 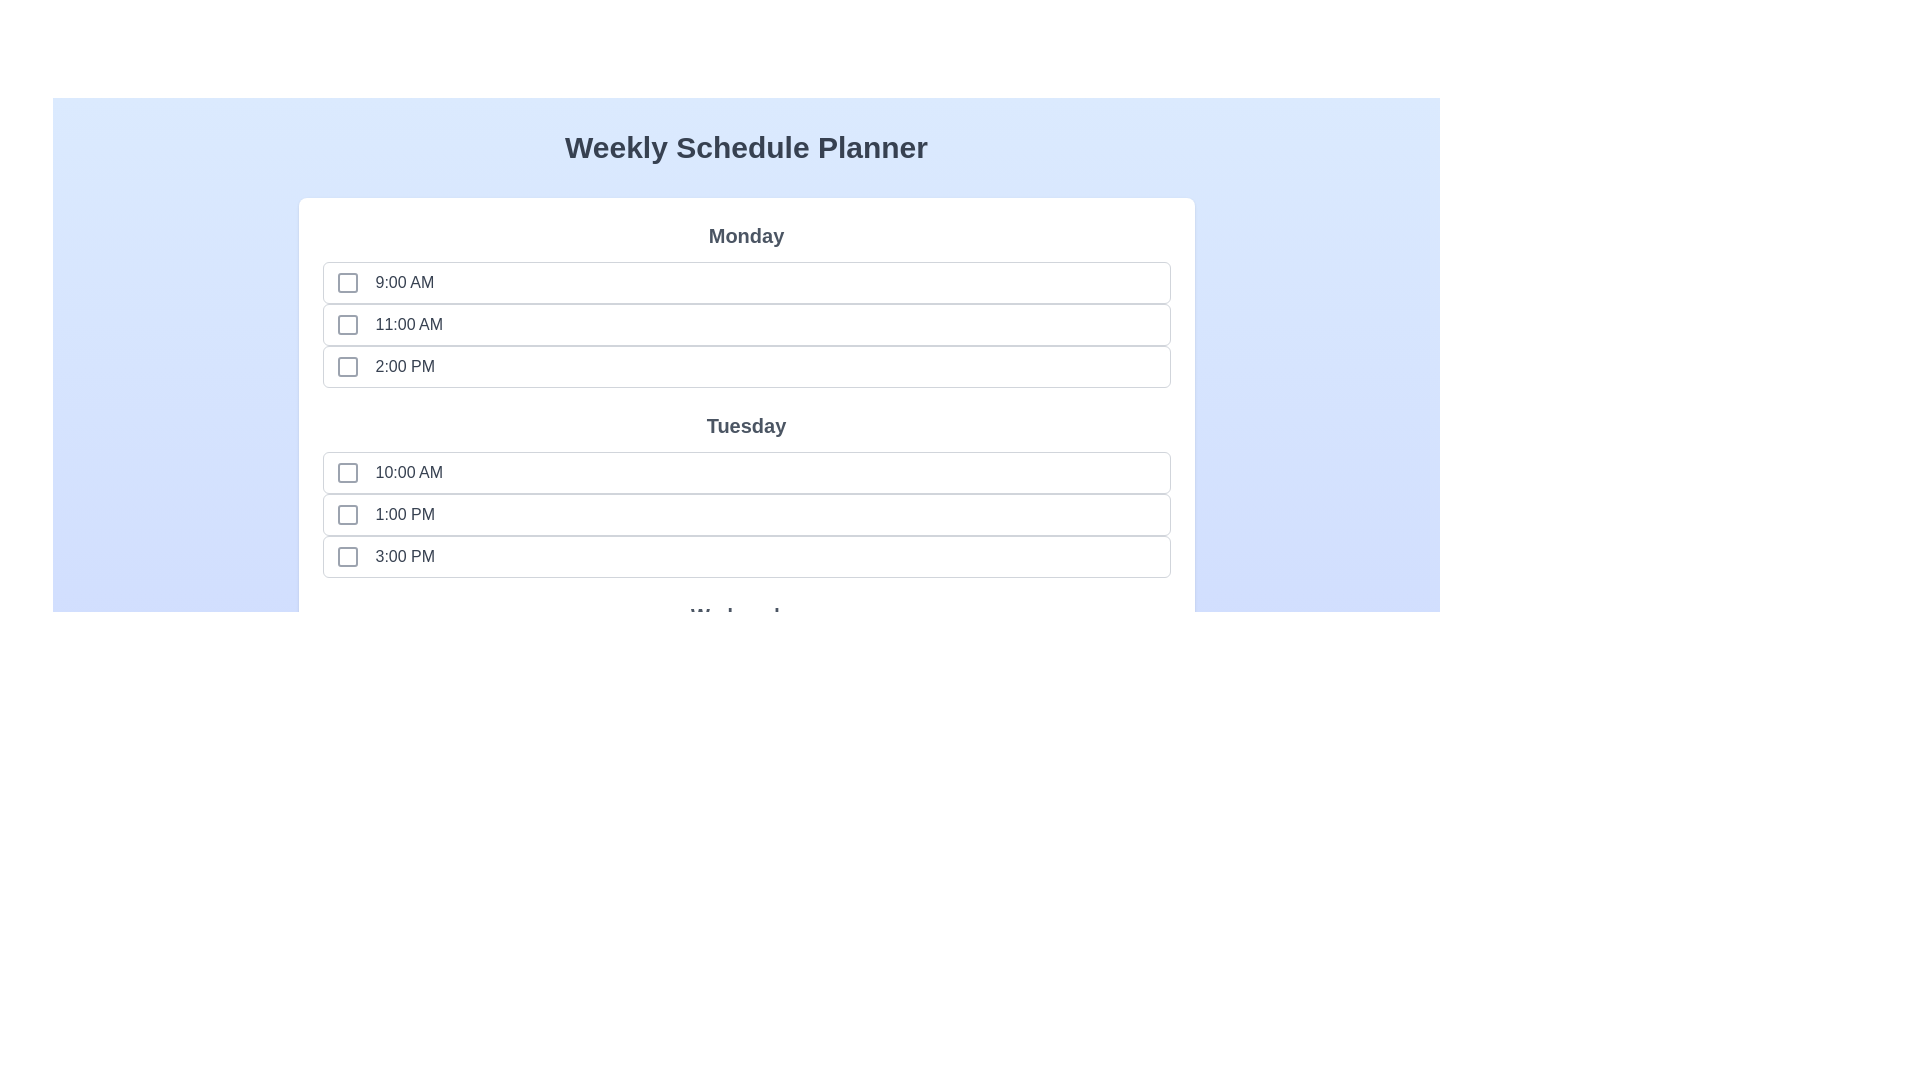 What do you see at coordinates (375, 366) in the screenshot?
I see `the time slot labeled 2:00 PM to observe the hover effect` at bounding box center [375, 366].